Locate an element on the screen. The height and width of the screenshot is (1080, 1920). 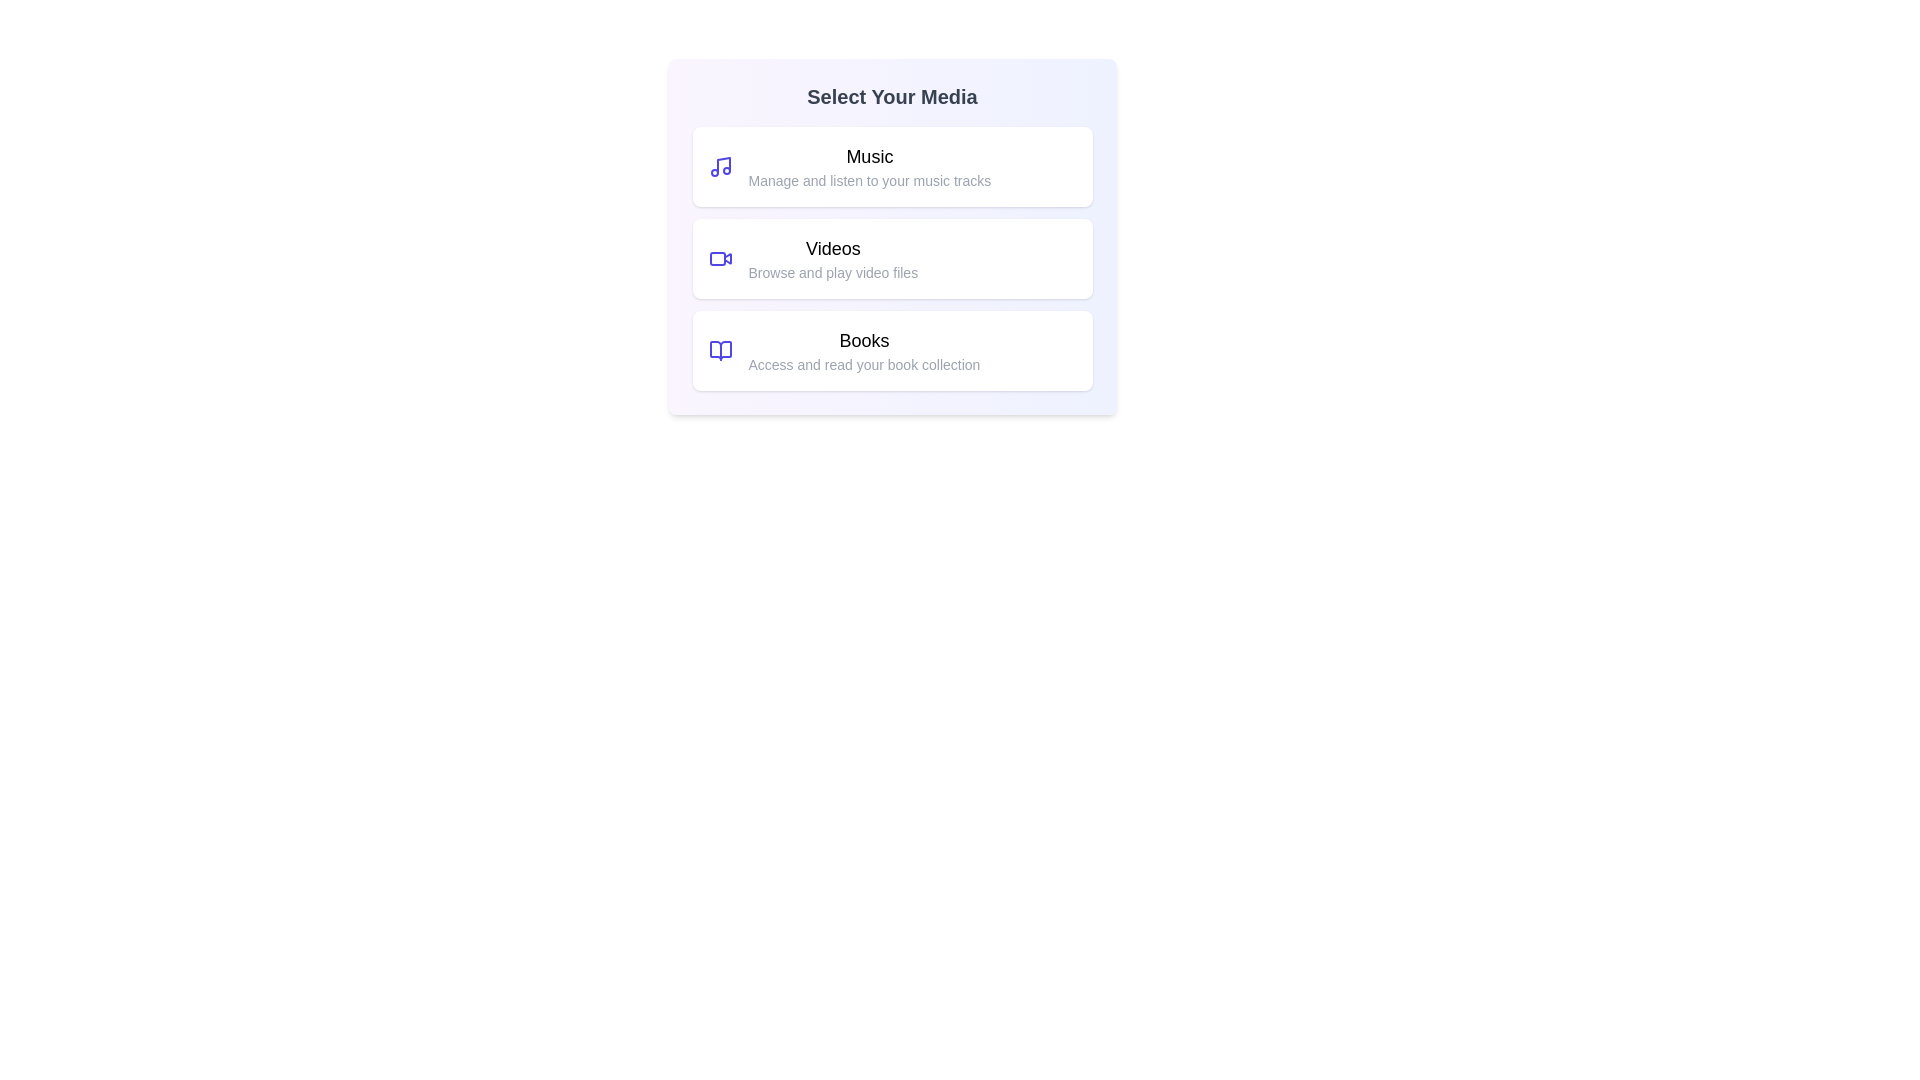
the Videos card to select it is located at coordinates (891, 257).